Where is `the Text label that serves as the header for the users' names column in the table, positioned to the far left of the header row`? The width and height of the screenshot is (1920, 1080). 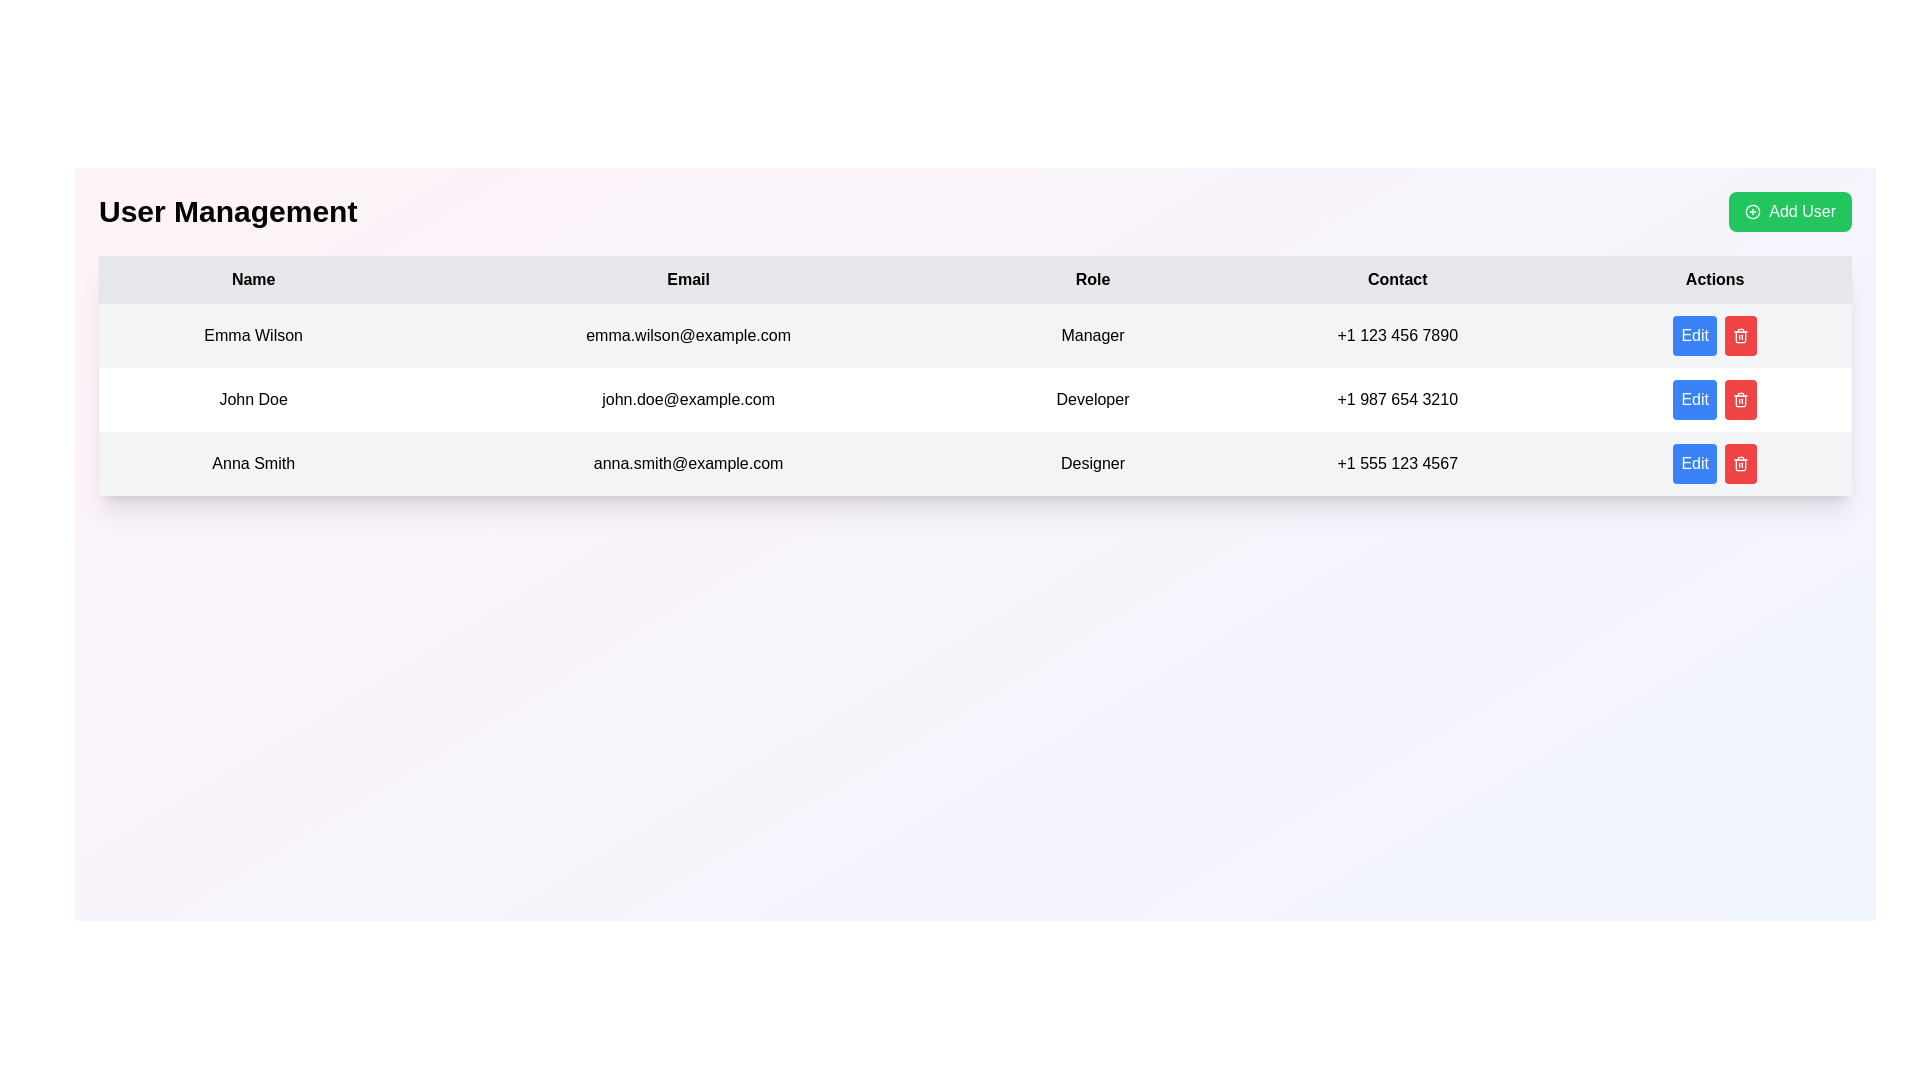
the Text label that serves as the header for the users' names column in the table, positioned to the far left of the header row is located at coordinates (252, 280).